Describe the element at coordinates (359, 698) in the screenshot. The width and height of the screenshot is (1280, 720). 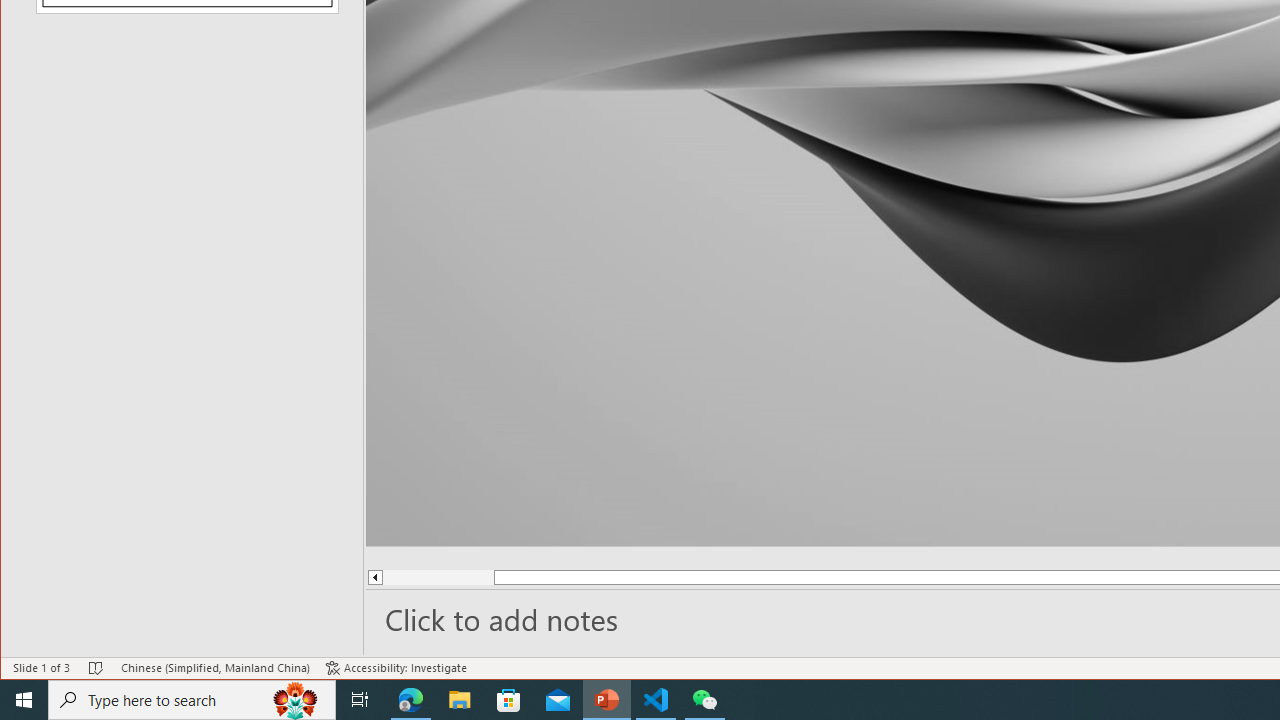
I see `'Task View'` at that location.